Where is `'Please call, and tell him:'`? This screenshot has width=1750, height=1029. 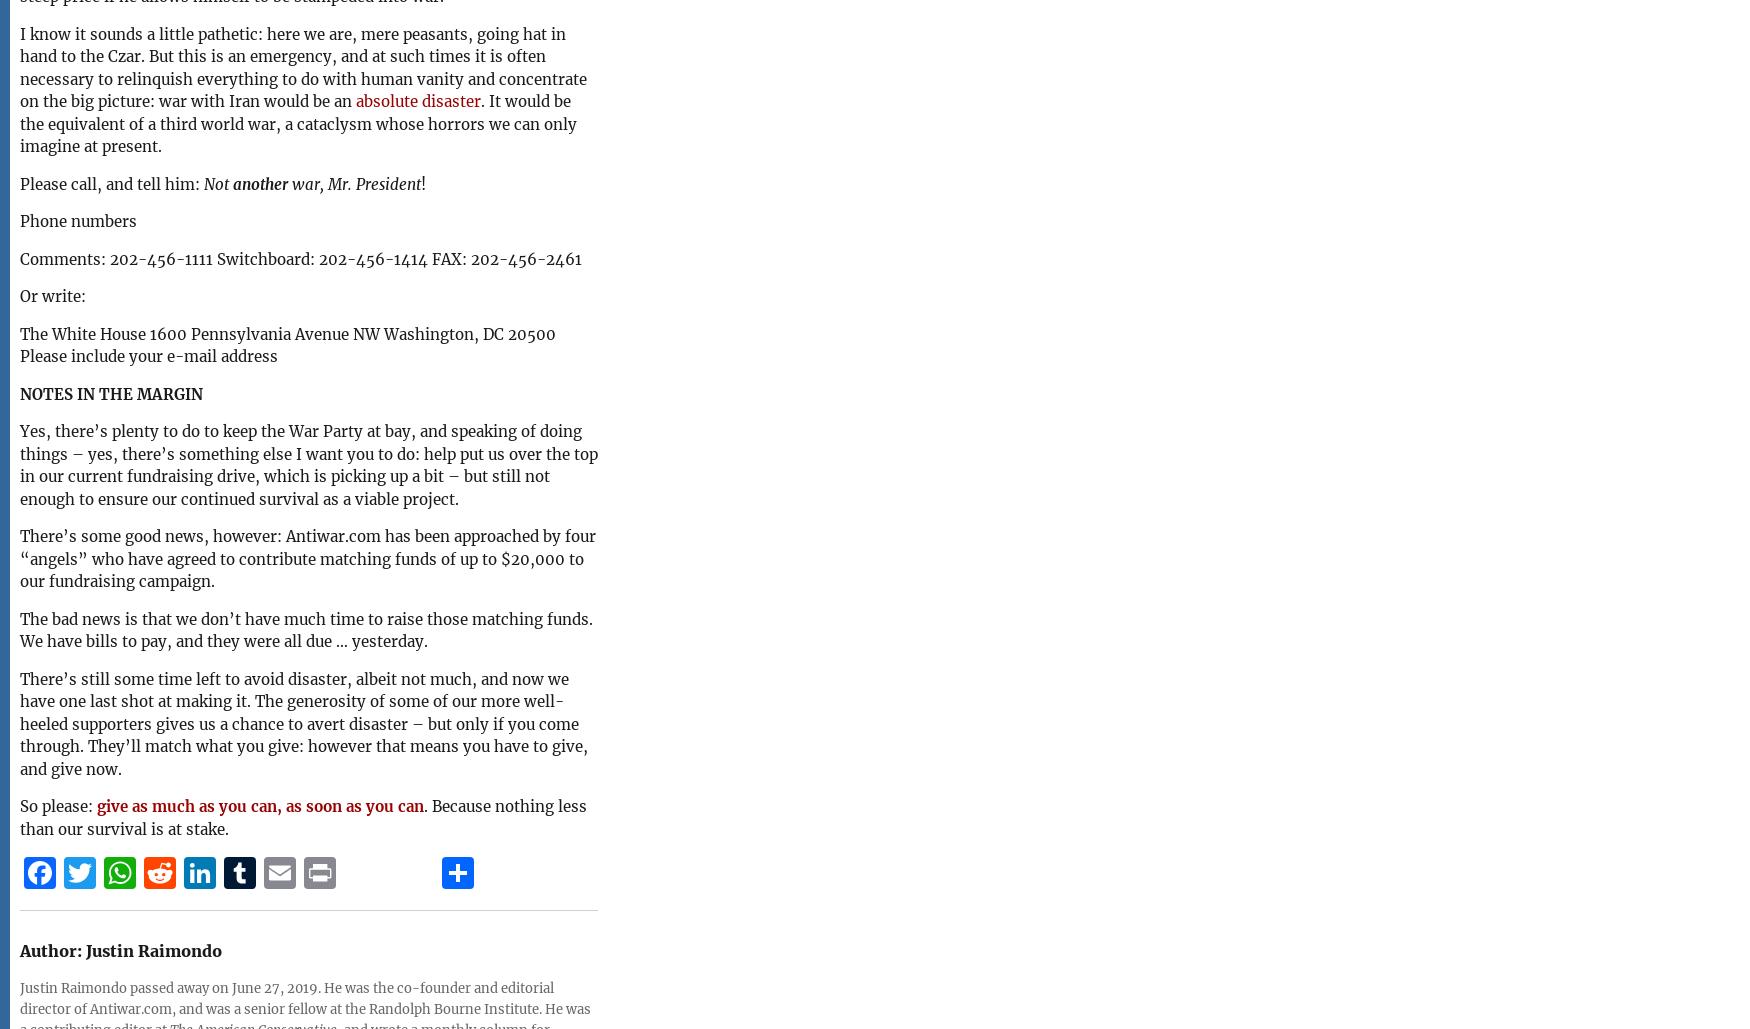
'Please call, and tell him:' is located at coordinates (112, 183).